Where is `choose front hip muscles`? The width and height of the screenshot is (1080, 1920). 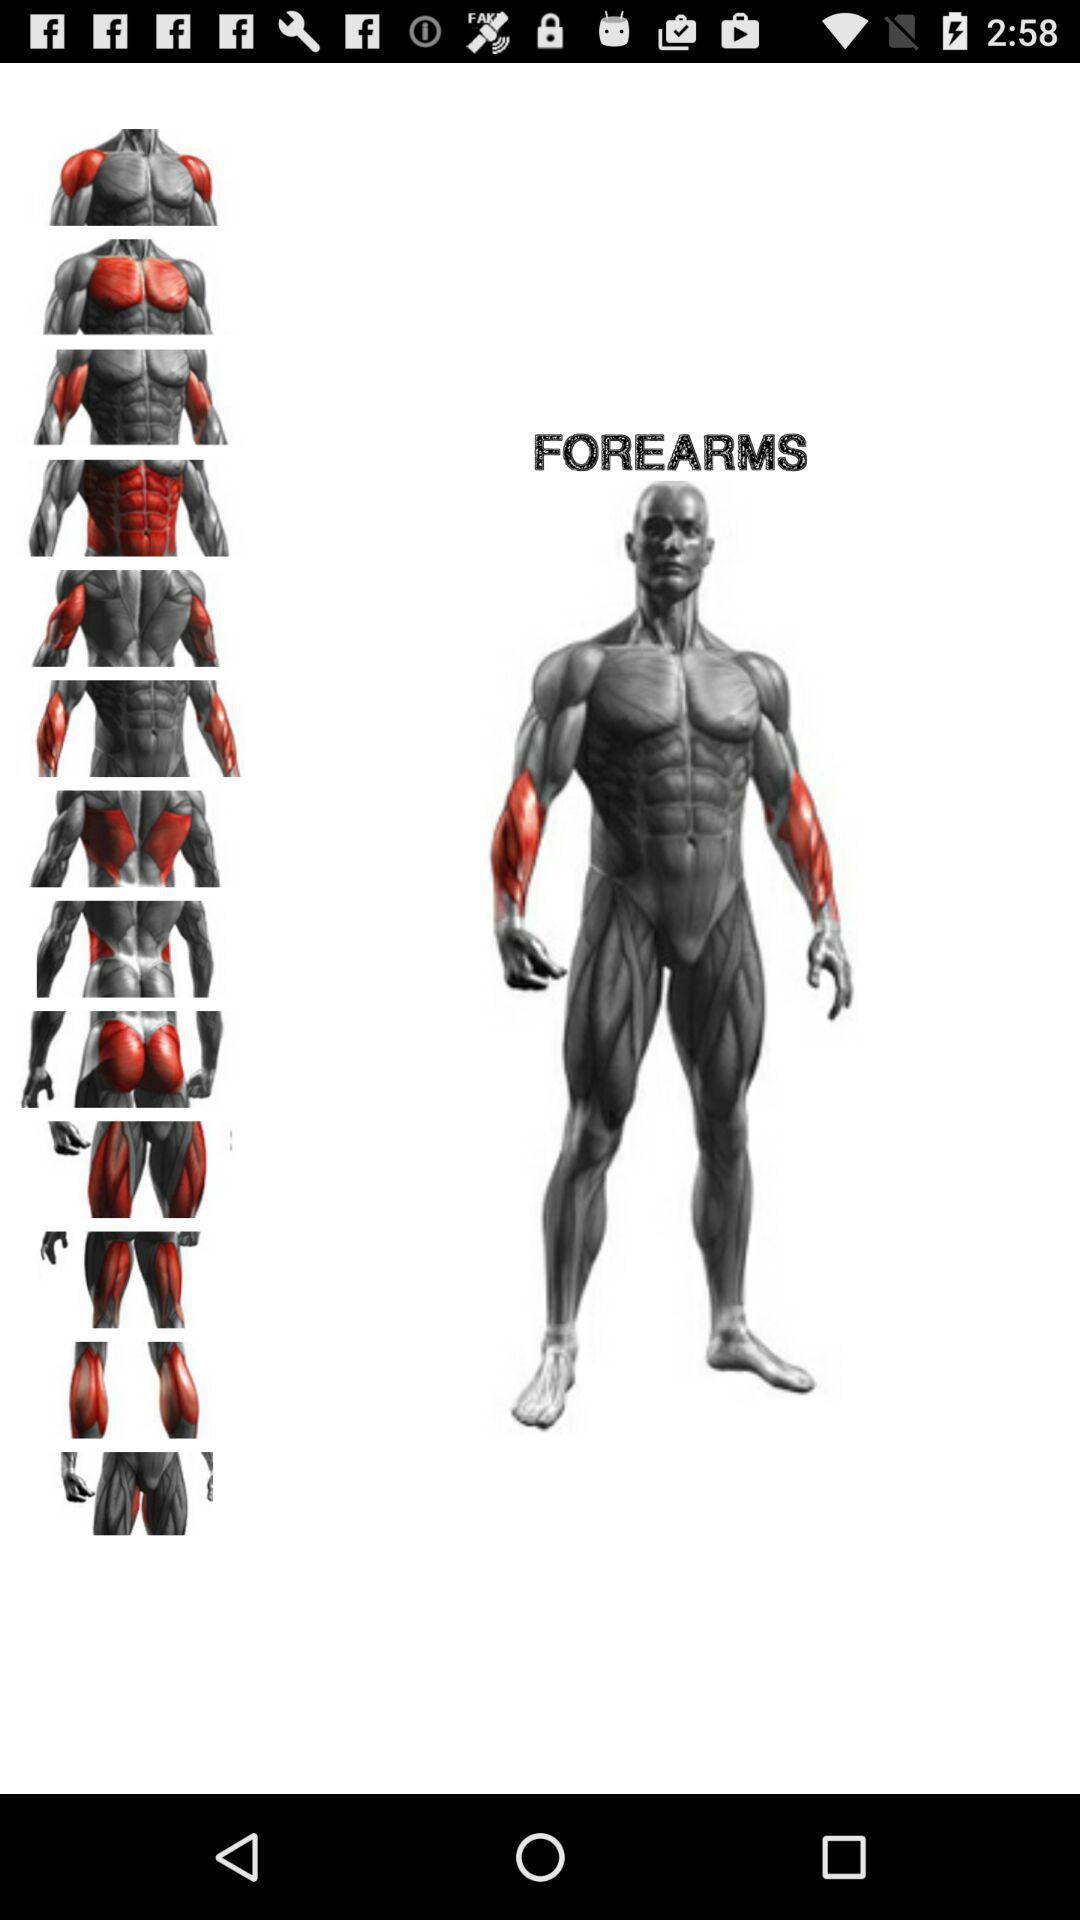 choose front hip muscles is located at coordinates (131, 1162).